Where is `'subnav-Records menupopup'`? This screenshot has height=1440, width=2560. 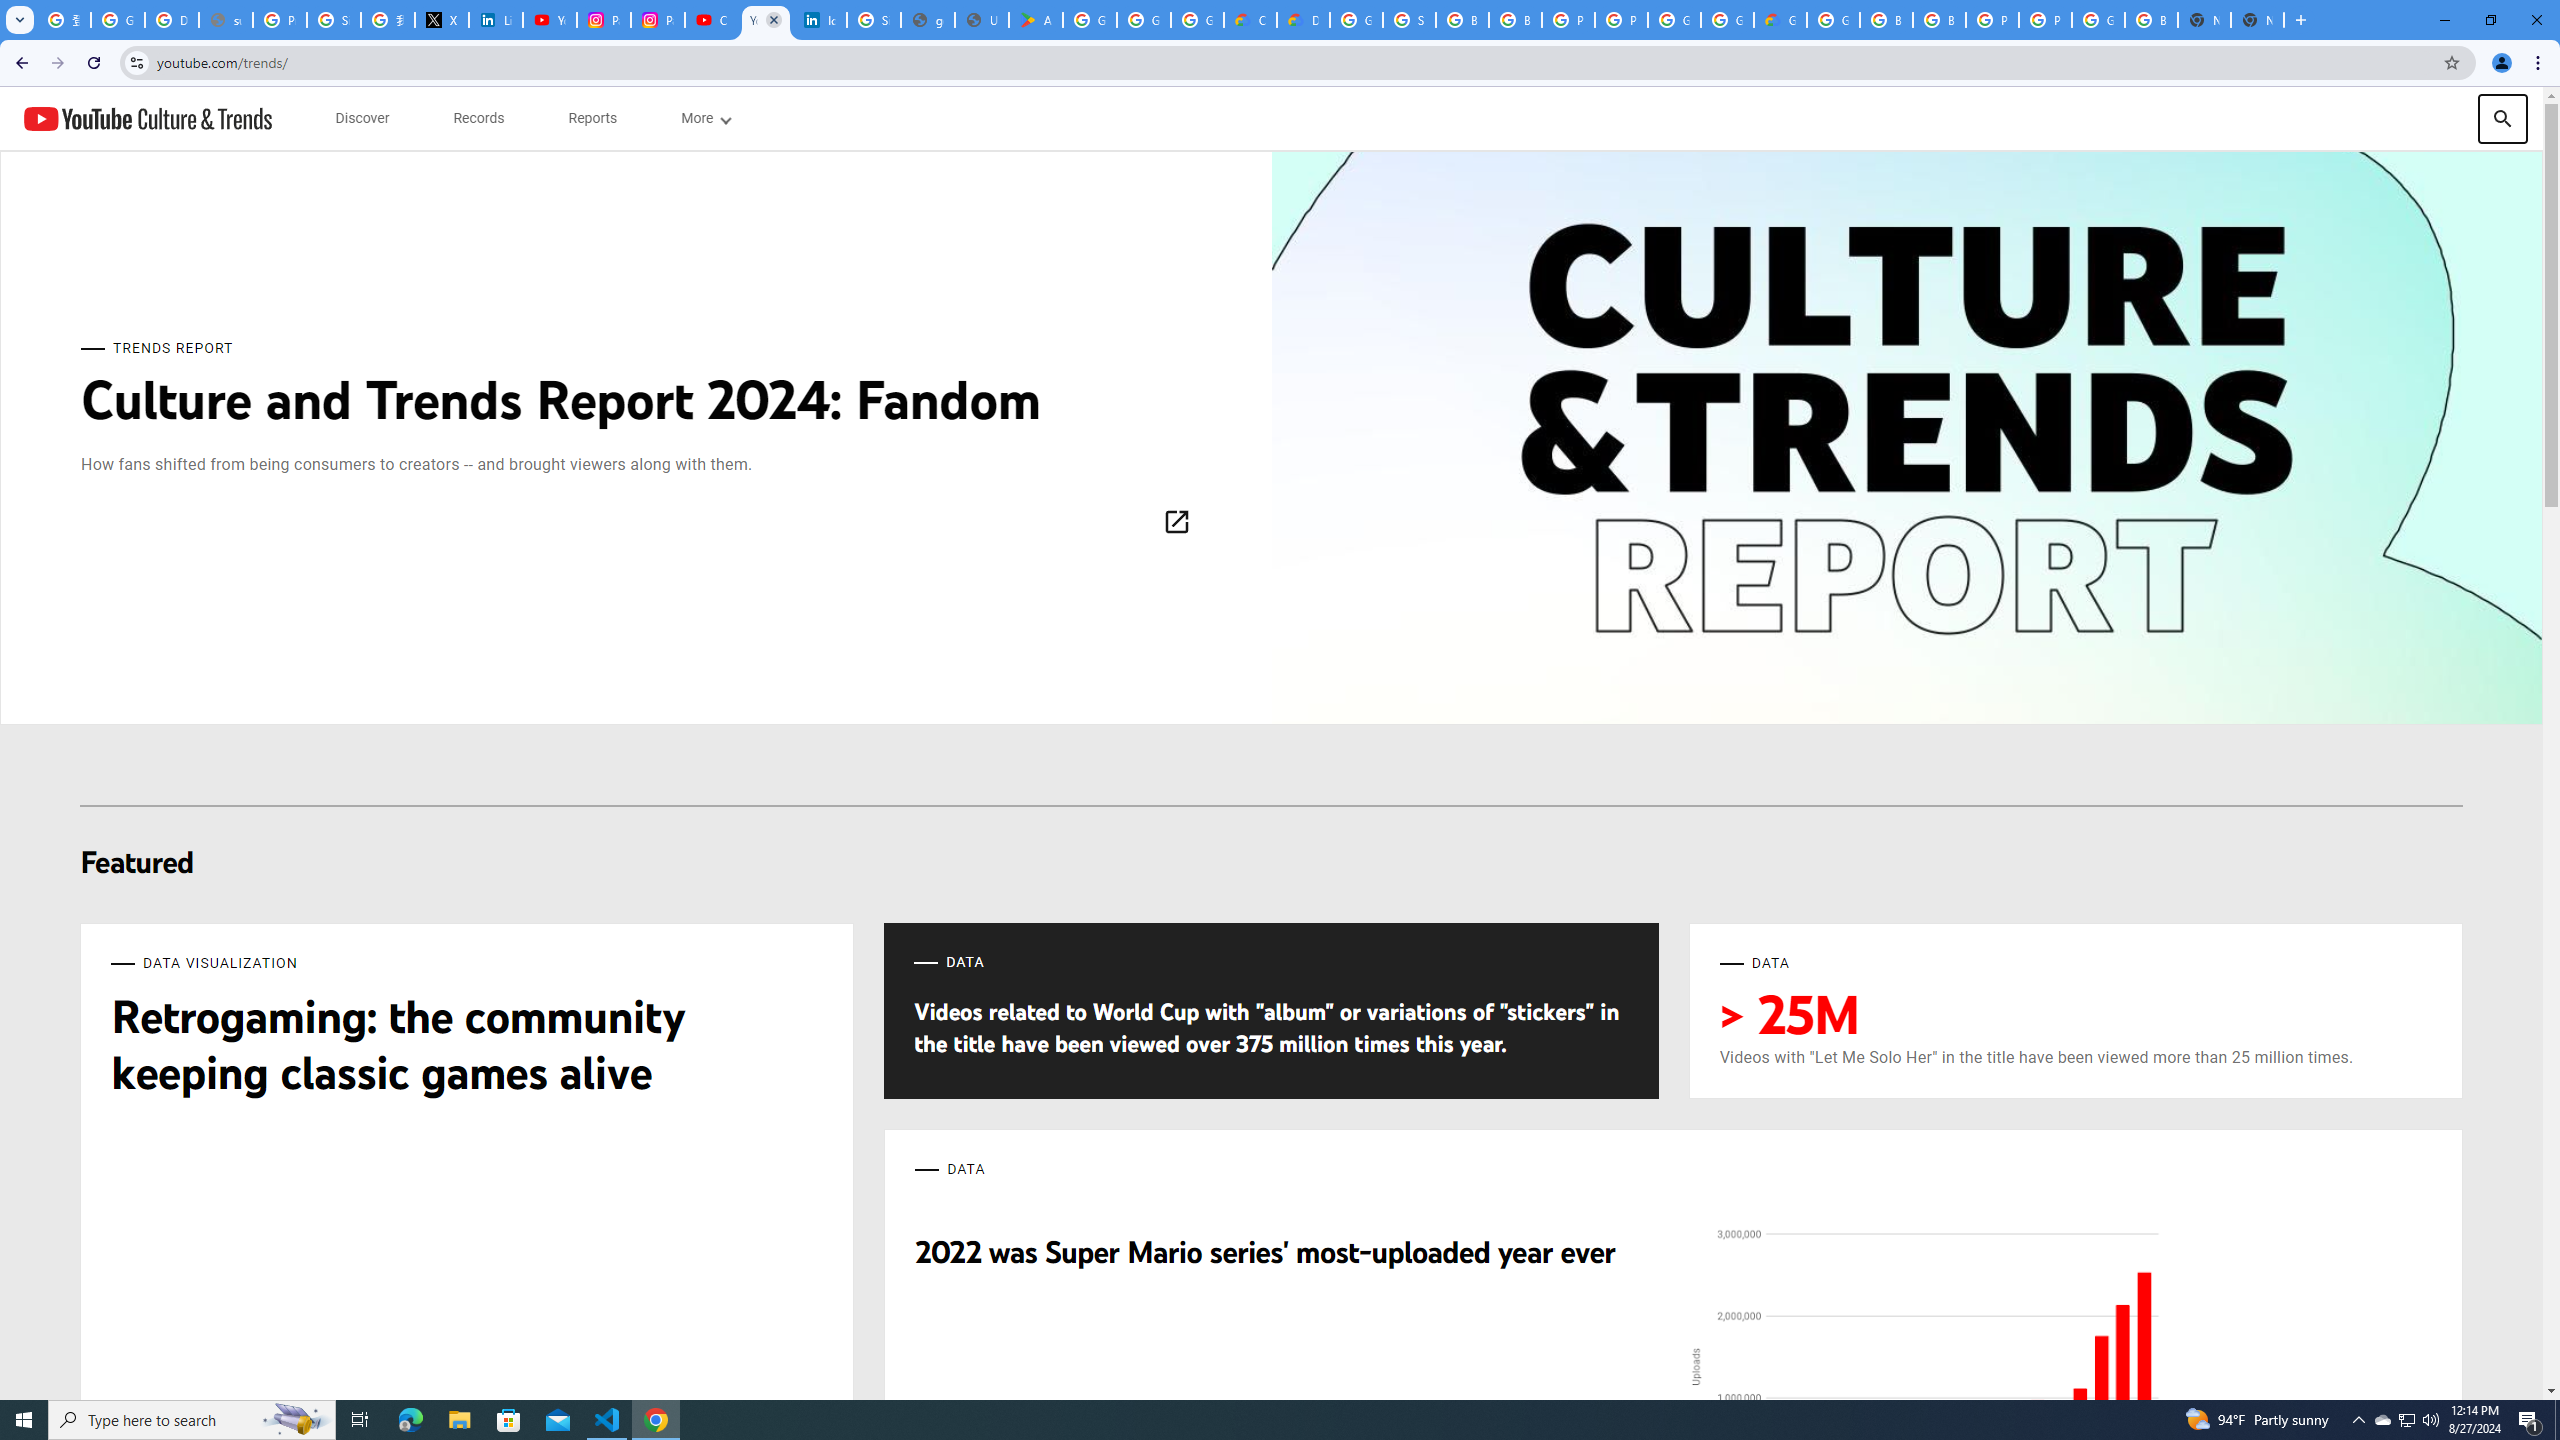
'subnav-Records menupopup' is located at coordinates (477, 118).